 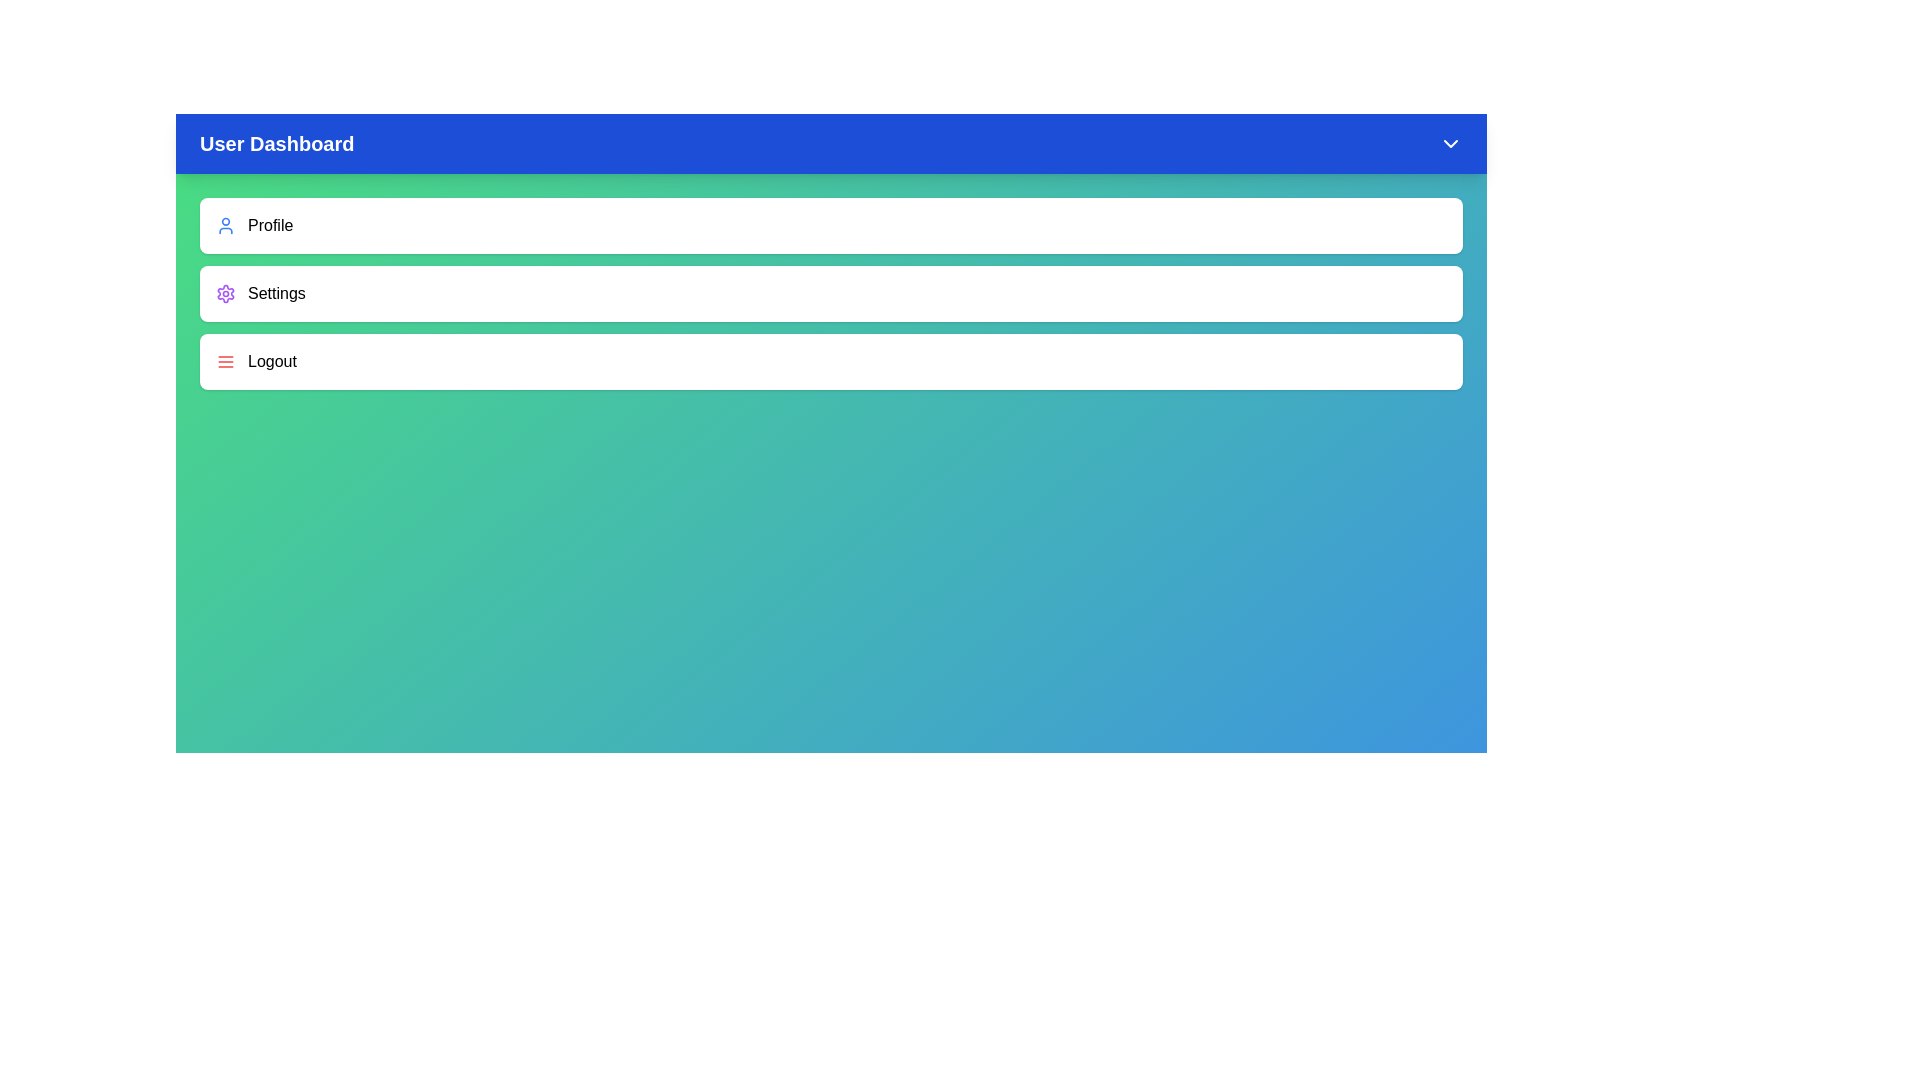 What do you see at coordinates (831, 362) in the screenshot?
I see `the 'Logout' menu item` at bounding box center [831, 362].